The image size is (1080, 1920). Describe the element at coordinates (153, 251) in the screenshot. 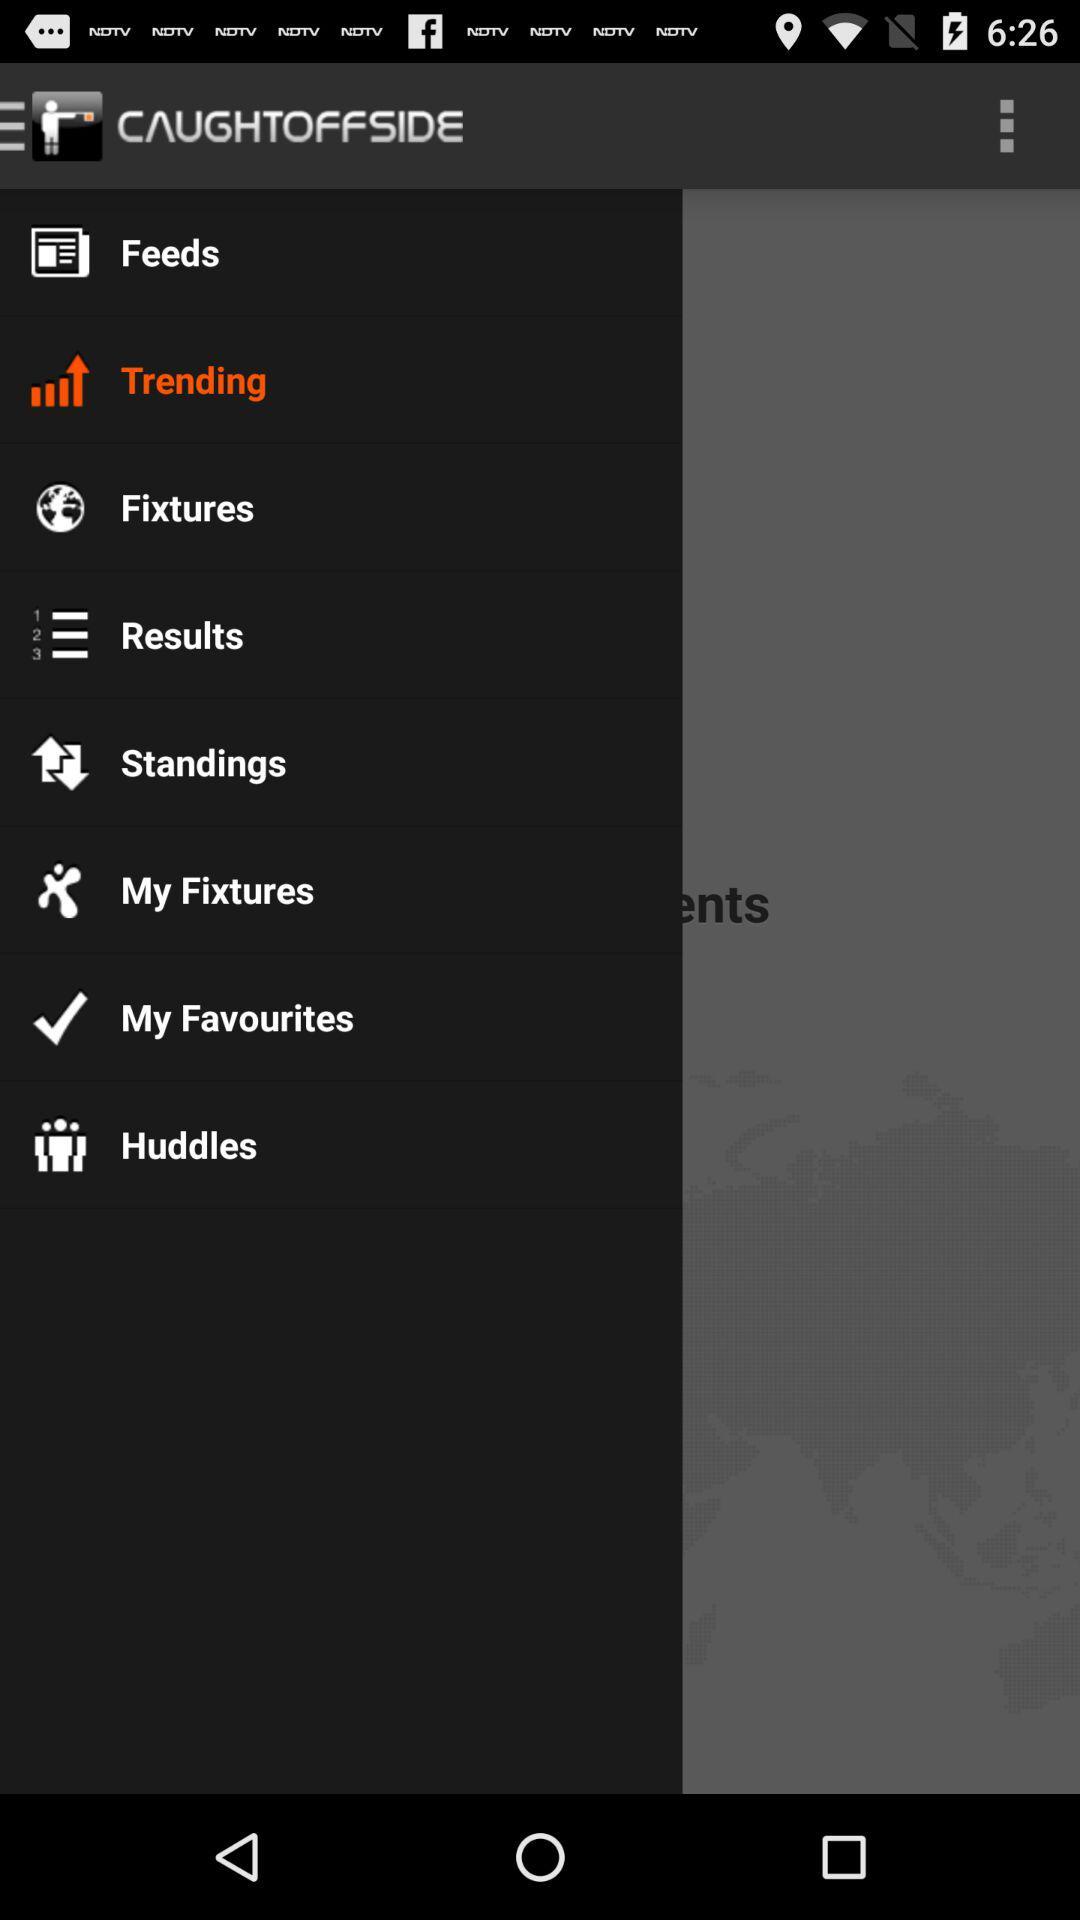

I see `the feeds icon` at that location.